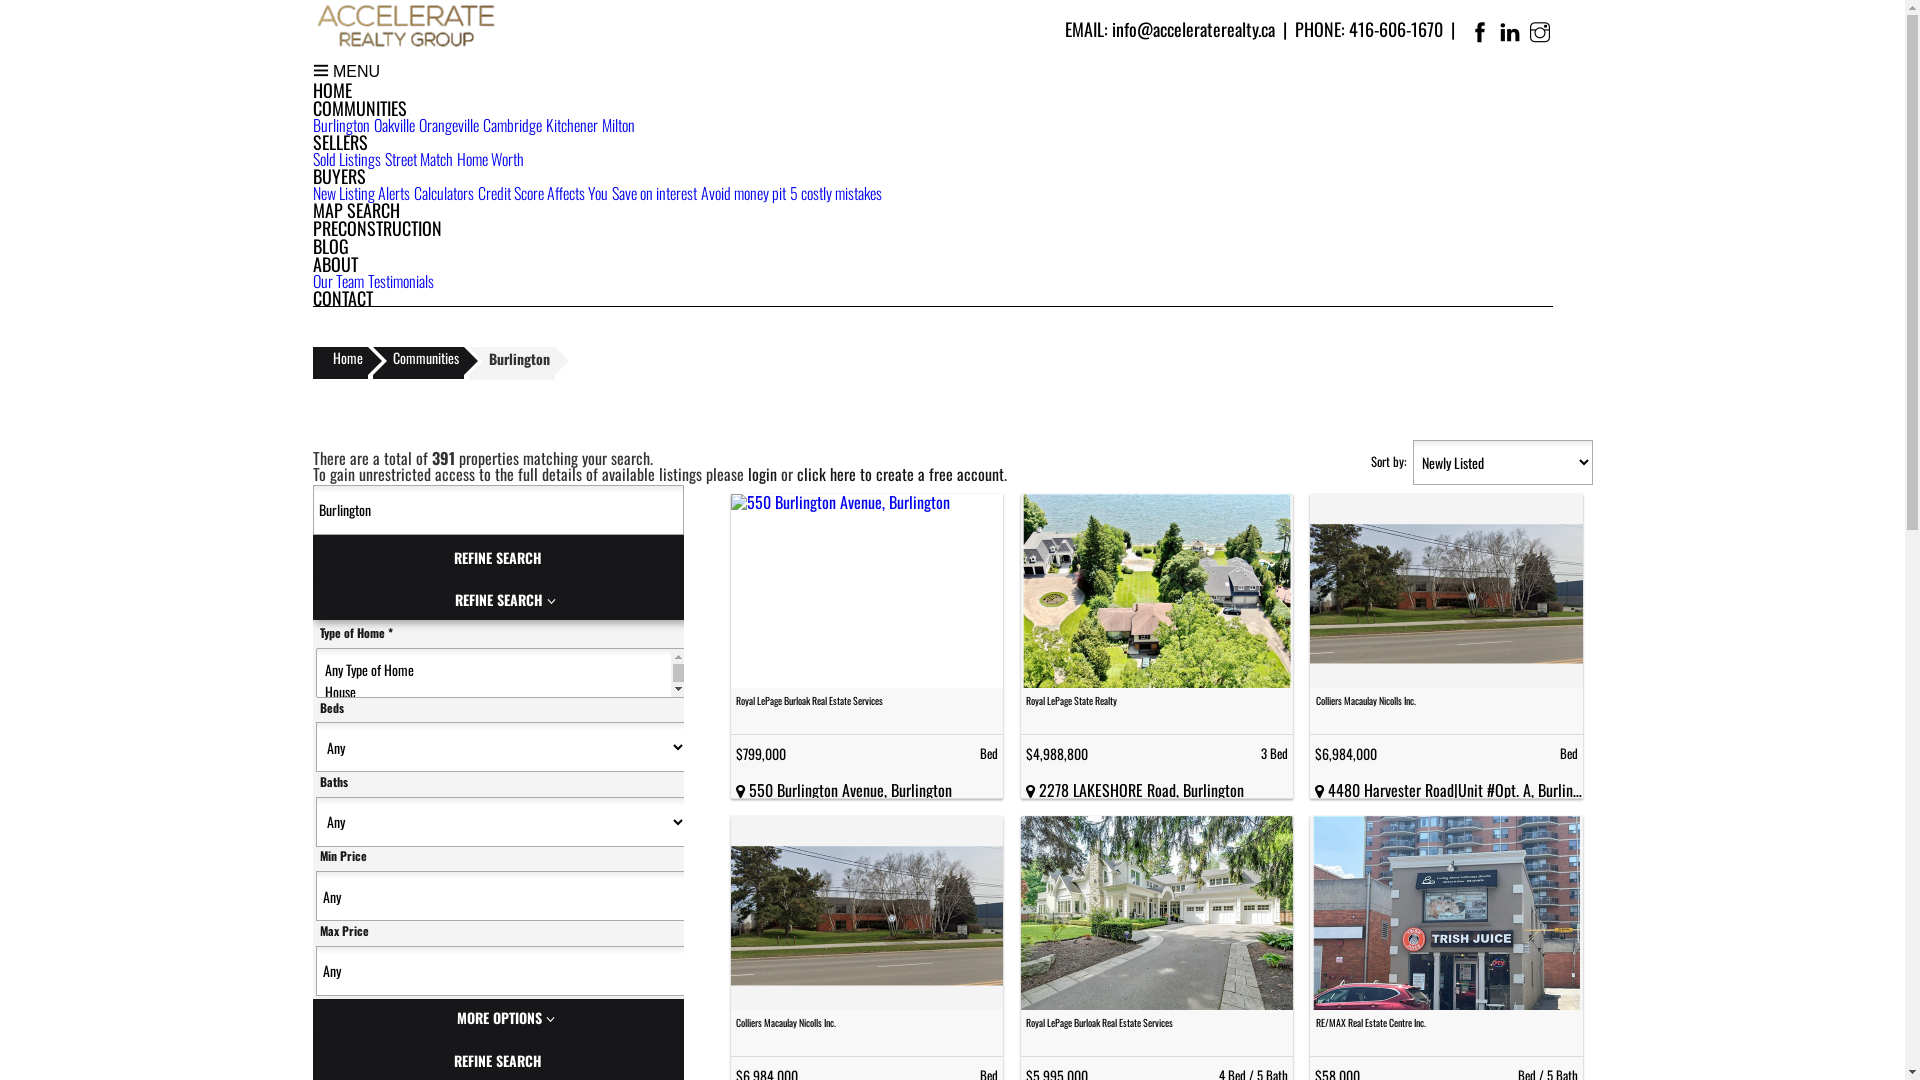  Describe the element at coordinates (400, 281) in the screenshot. I see `'Testimonials'` at that location.